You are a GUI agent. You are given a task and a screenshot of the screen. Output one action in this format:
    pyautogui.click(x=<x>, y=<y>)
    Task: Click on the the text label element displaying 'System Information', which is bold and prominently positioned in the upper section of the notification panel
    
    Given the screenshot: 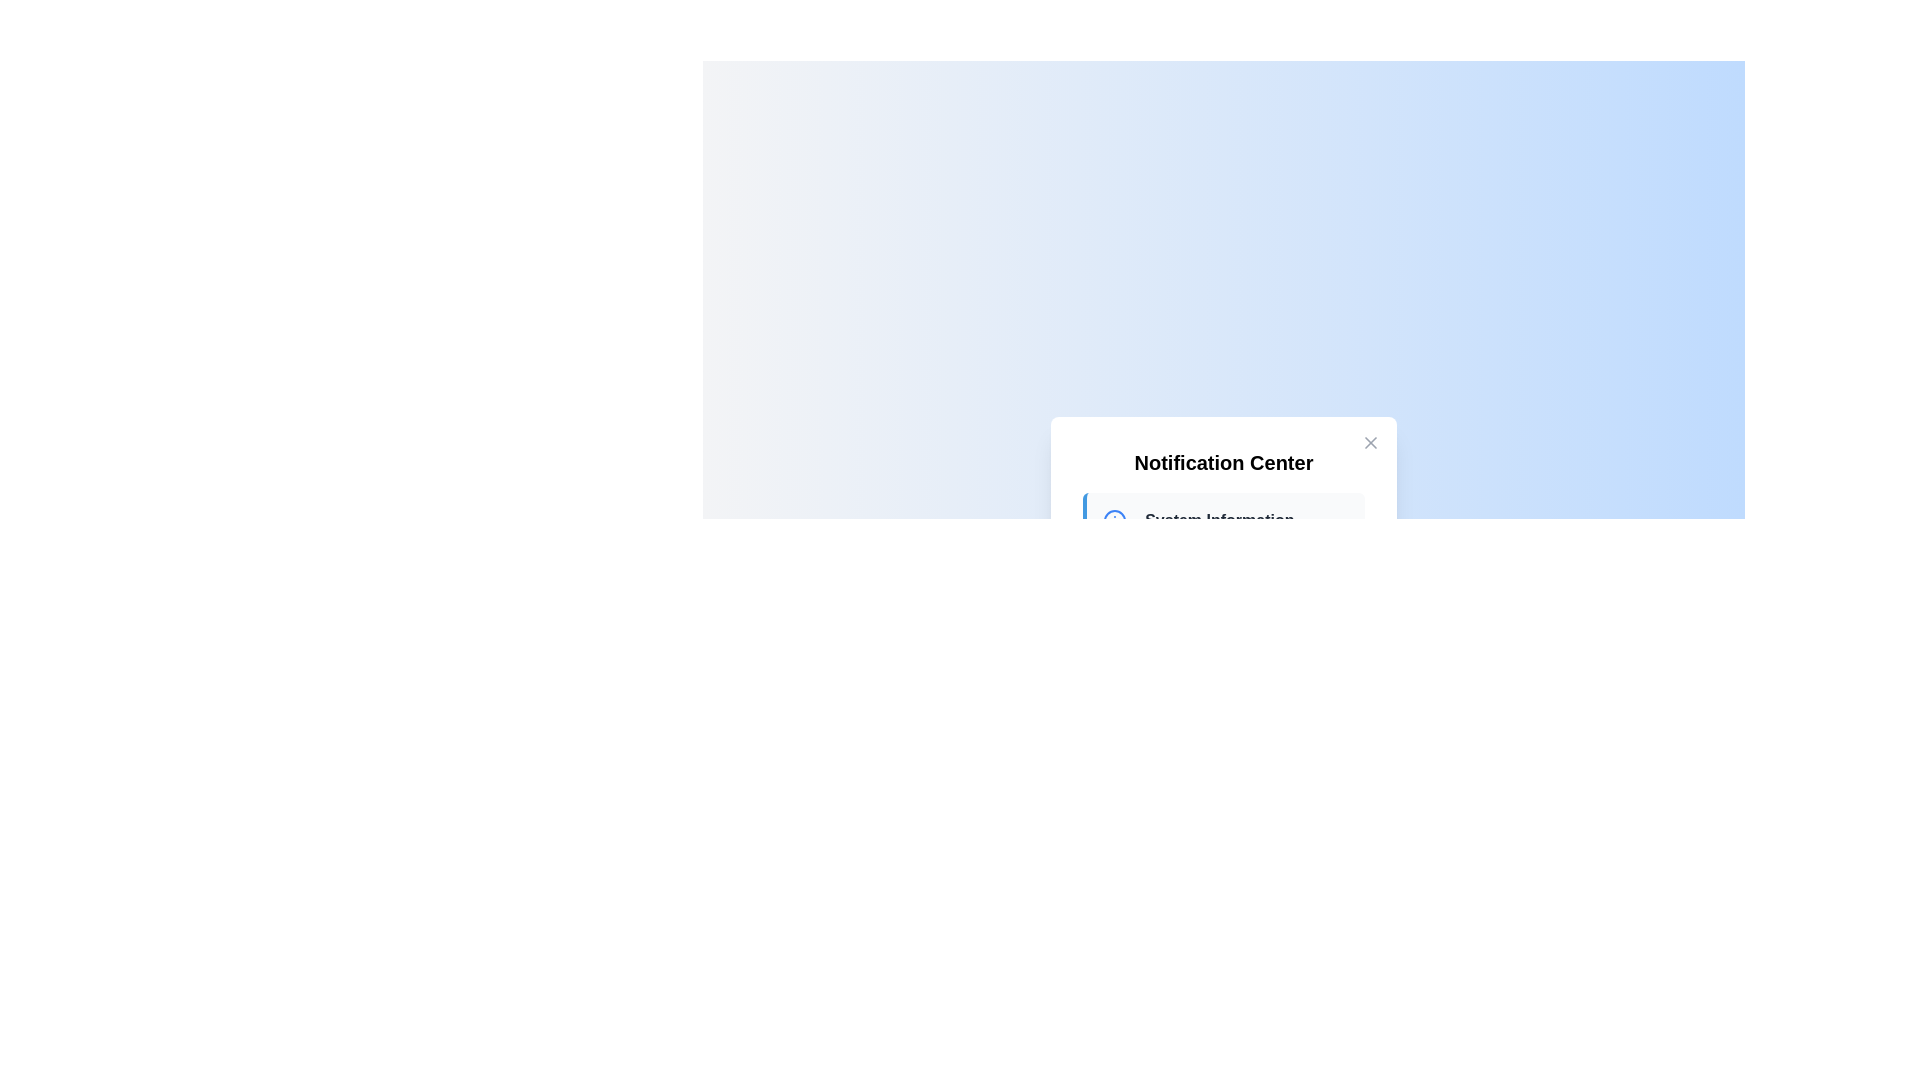 What is the action you would take?
    pyautogui.click(x=1218, y=519)
    